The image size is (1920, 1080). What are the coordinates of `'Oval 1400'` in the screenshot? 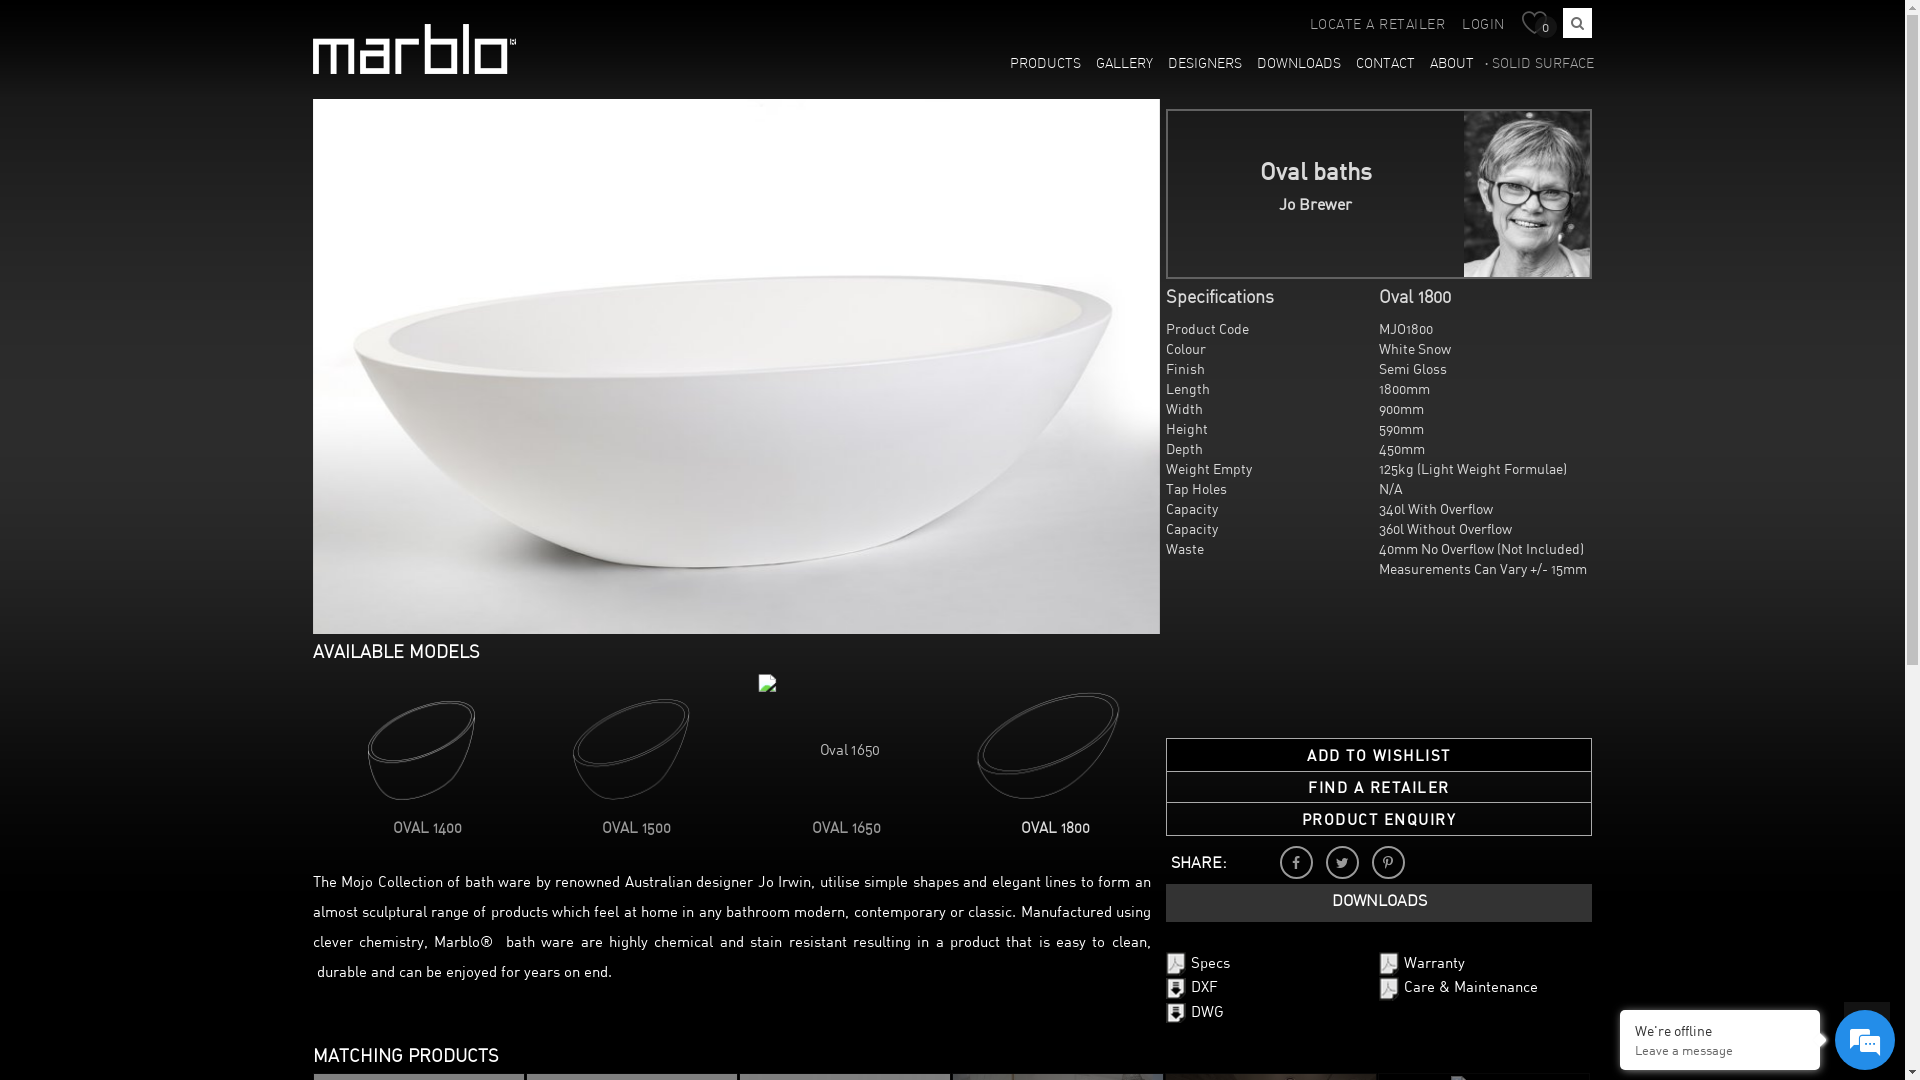 It's located at (413, 745).